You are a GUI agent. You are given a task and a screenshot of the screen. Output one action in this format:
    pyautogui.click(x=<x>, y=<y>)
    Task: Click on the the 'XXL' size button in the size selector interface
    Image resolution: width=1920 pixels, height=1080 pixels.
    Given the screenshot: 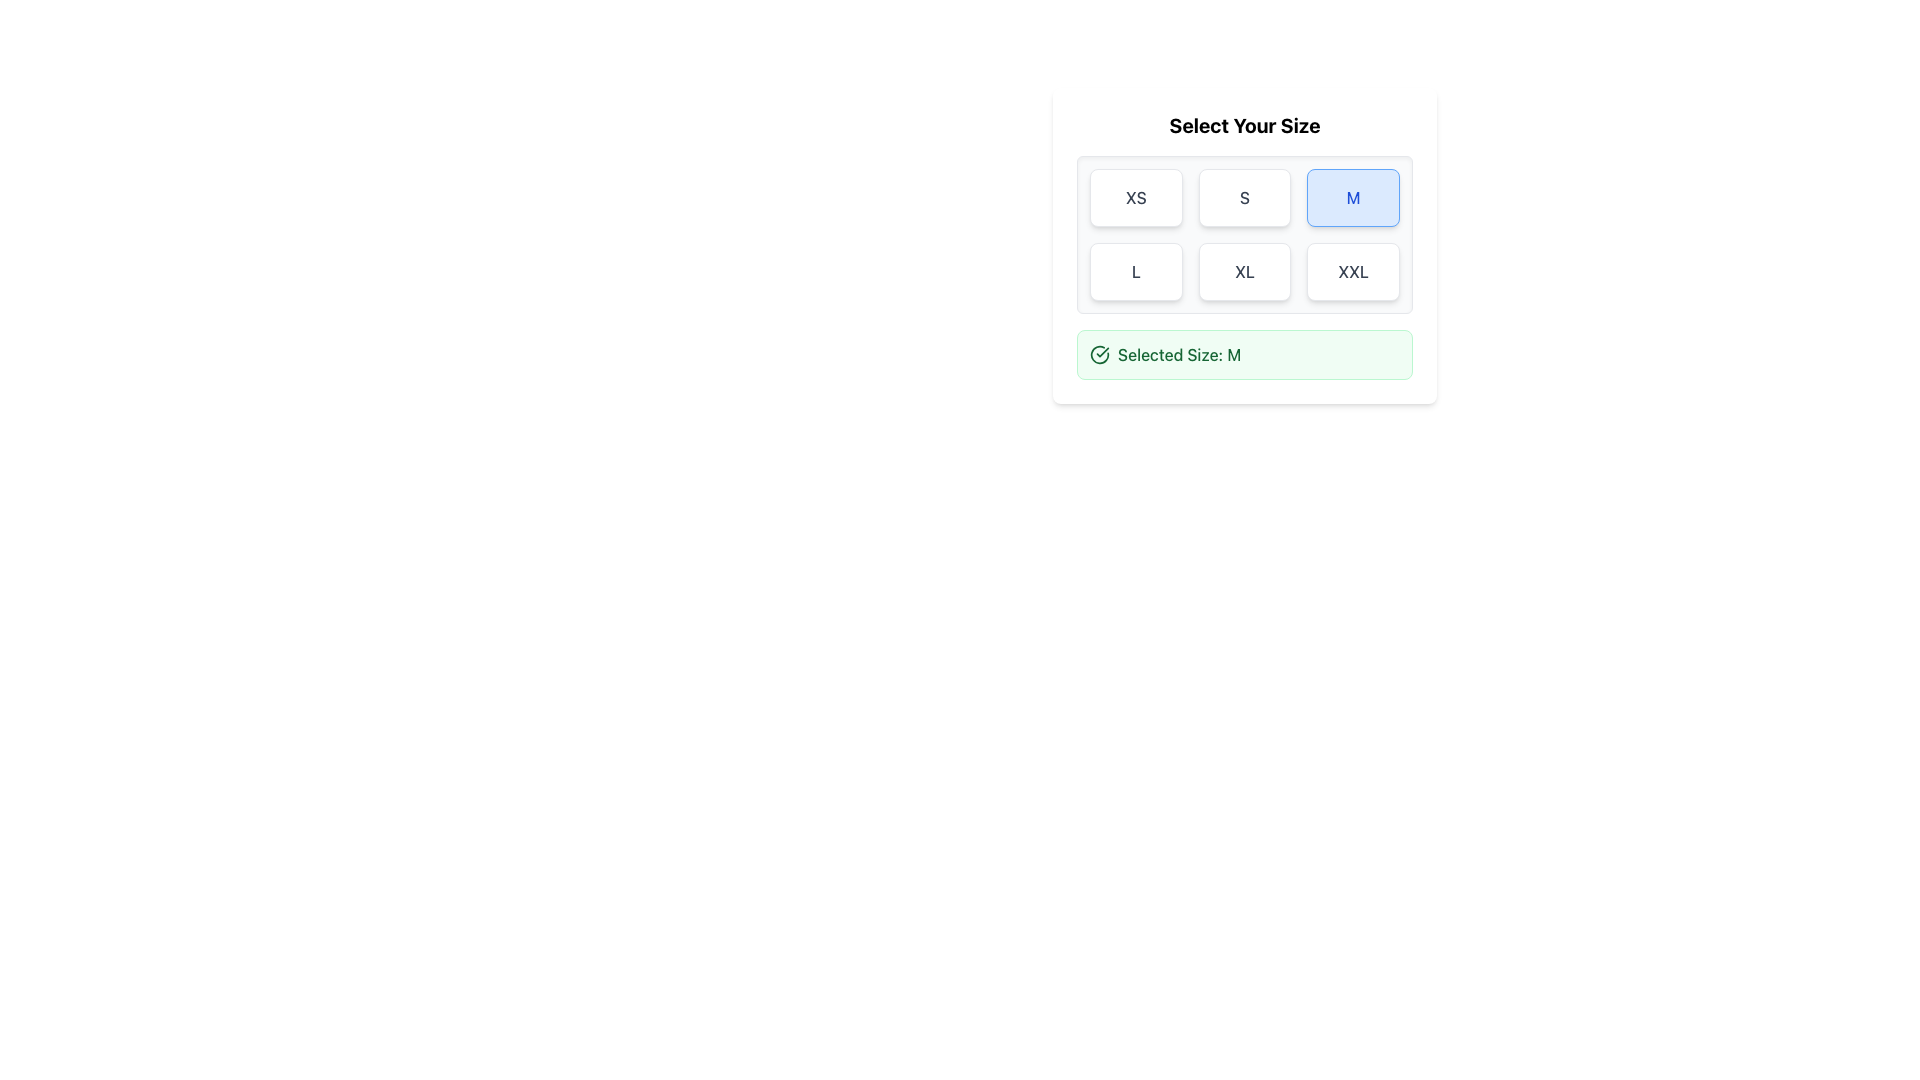 What is the action you would take?
    pyautogui.click(x=1353, y=272)
    